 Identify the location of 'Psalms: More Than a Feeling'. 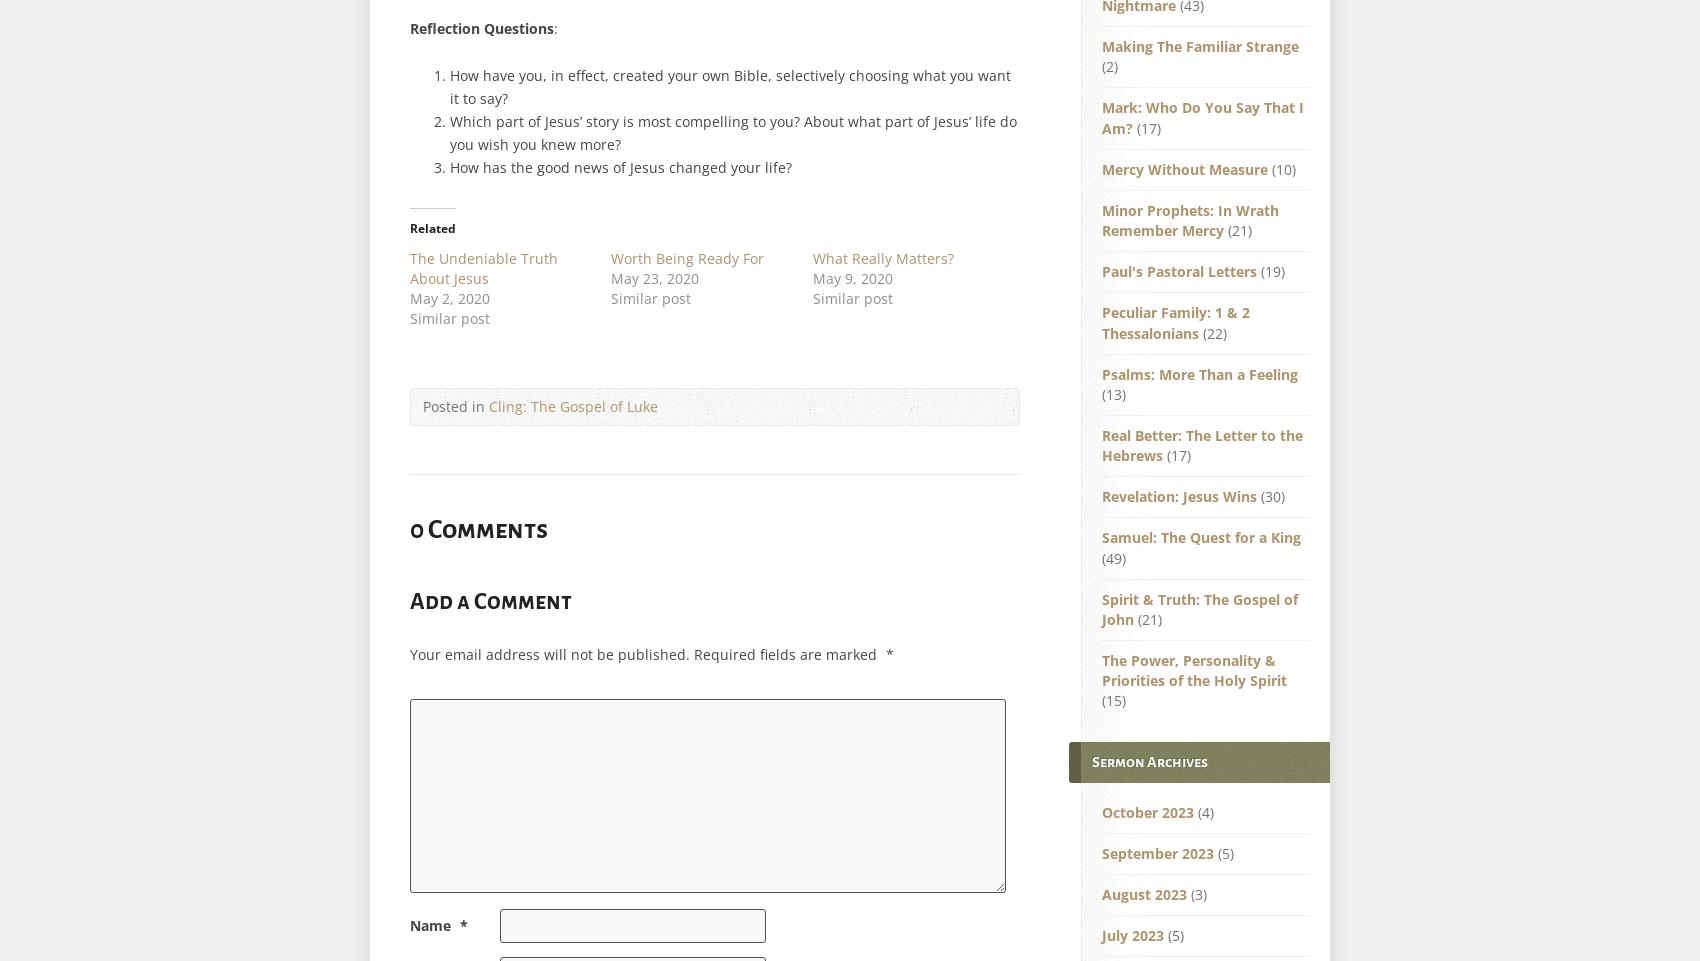
(1199, 372).